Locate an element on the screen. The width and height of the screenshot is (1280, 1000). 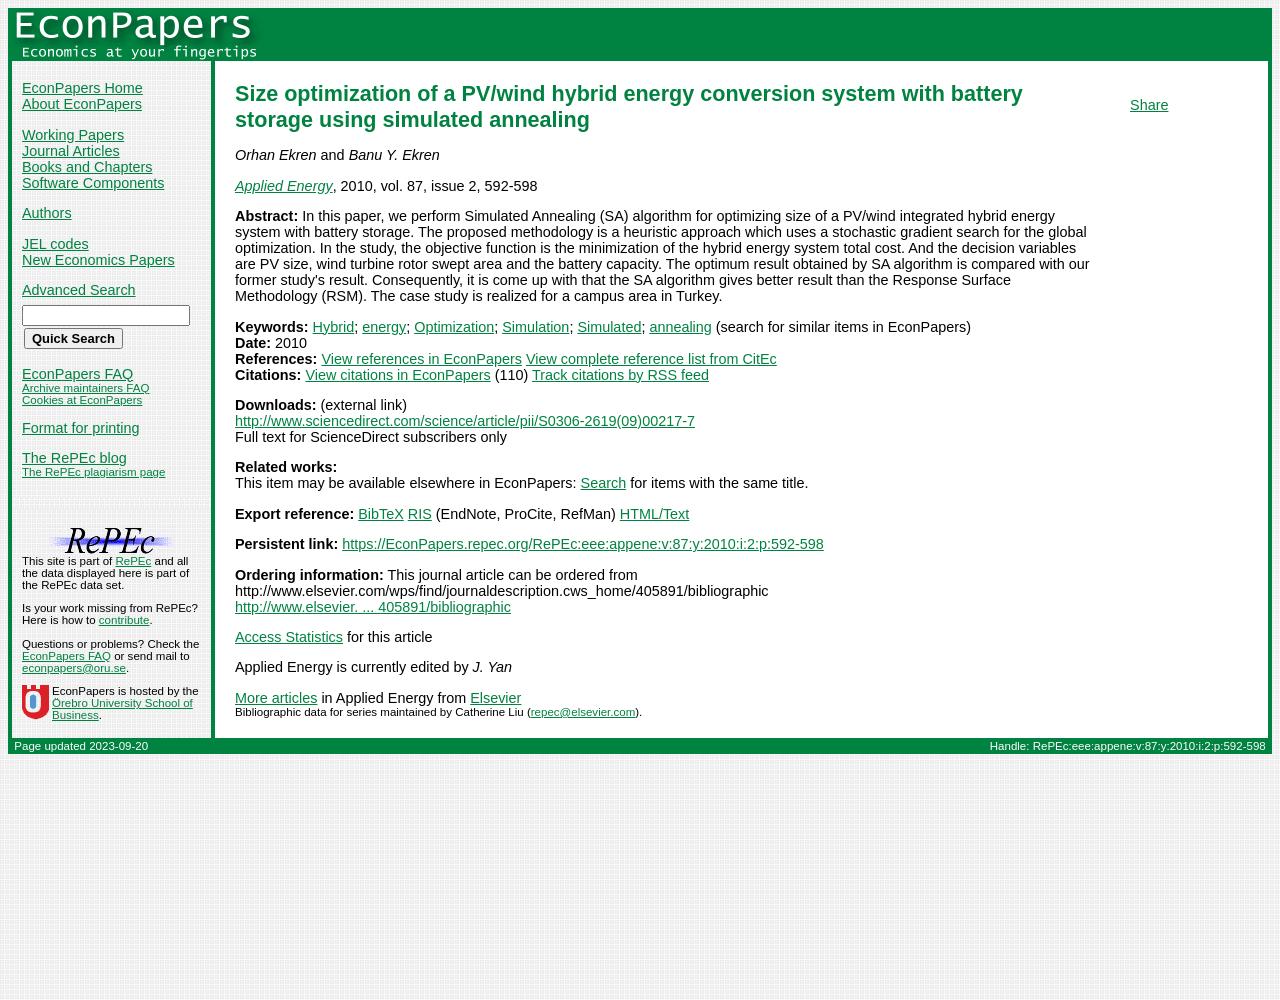
'energy' is located at coordinates (384, 325).